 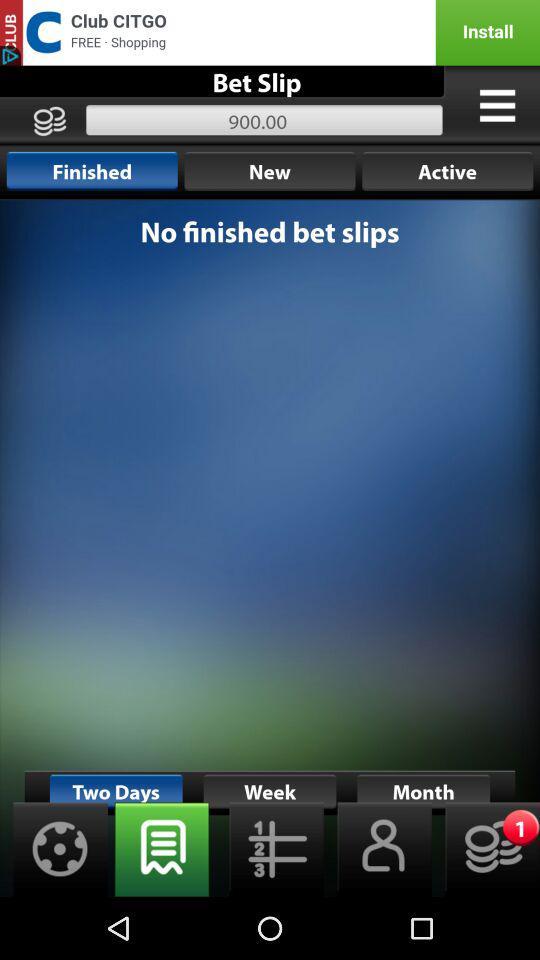 I want to click on setting, so click(x=54, y=848).